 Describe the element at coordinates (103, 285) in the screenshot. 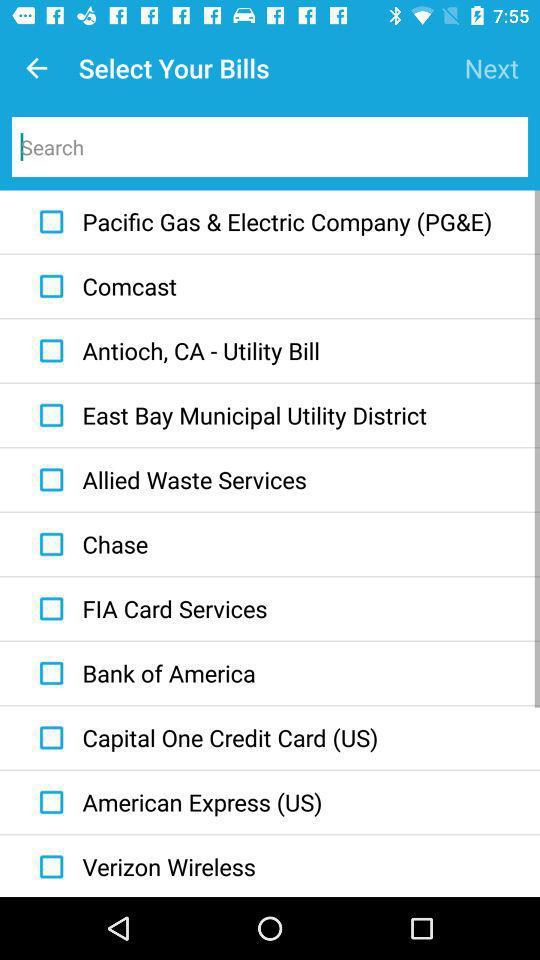

I see `item above the antioch ca utility` at that location.